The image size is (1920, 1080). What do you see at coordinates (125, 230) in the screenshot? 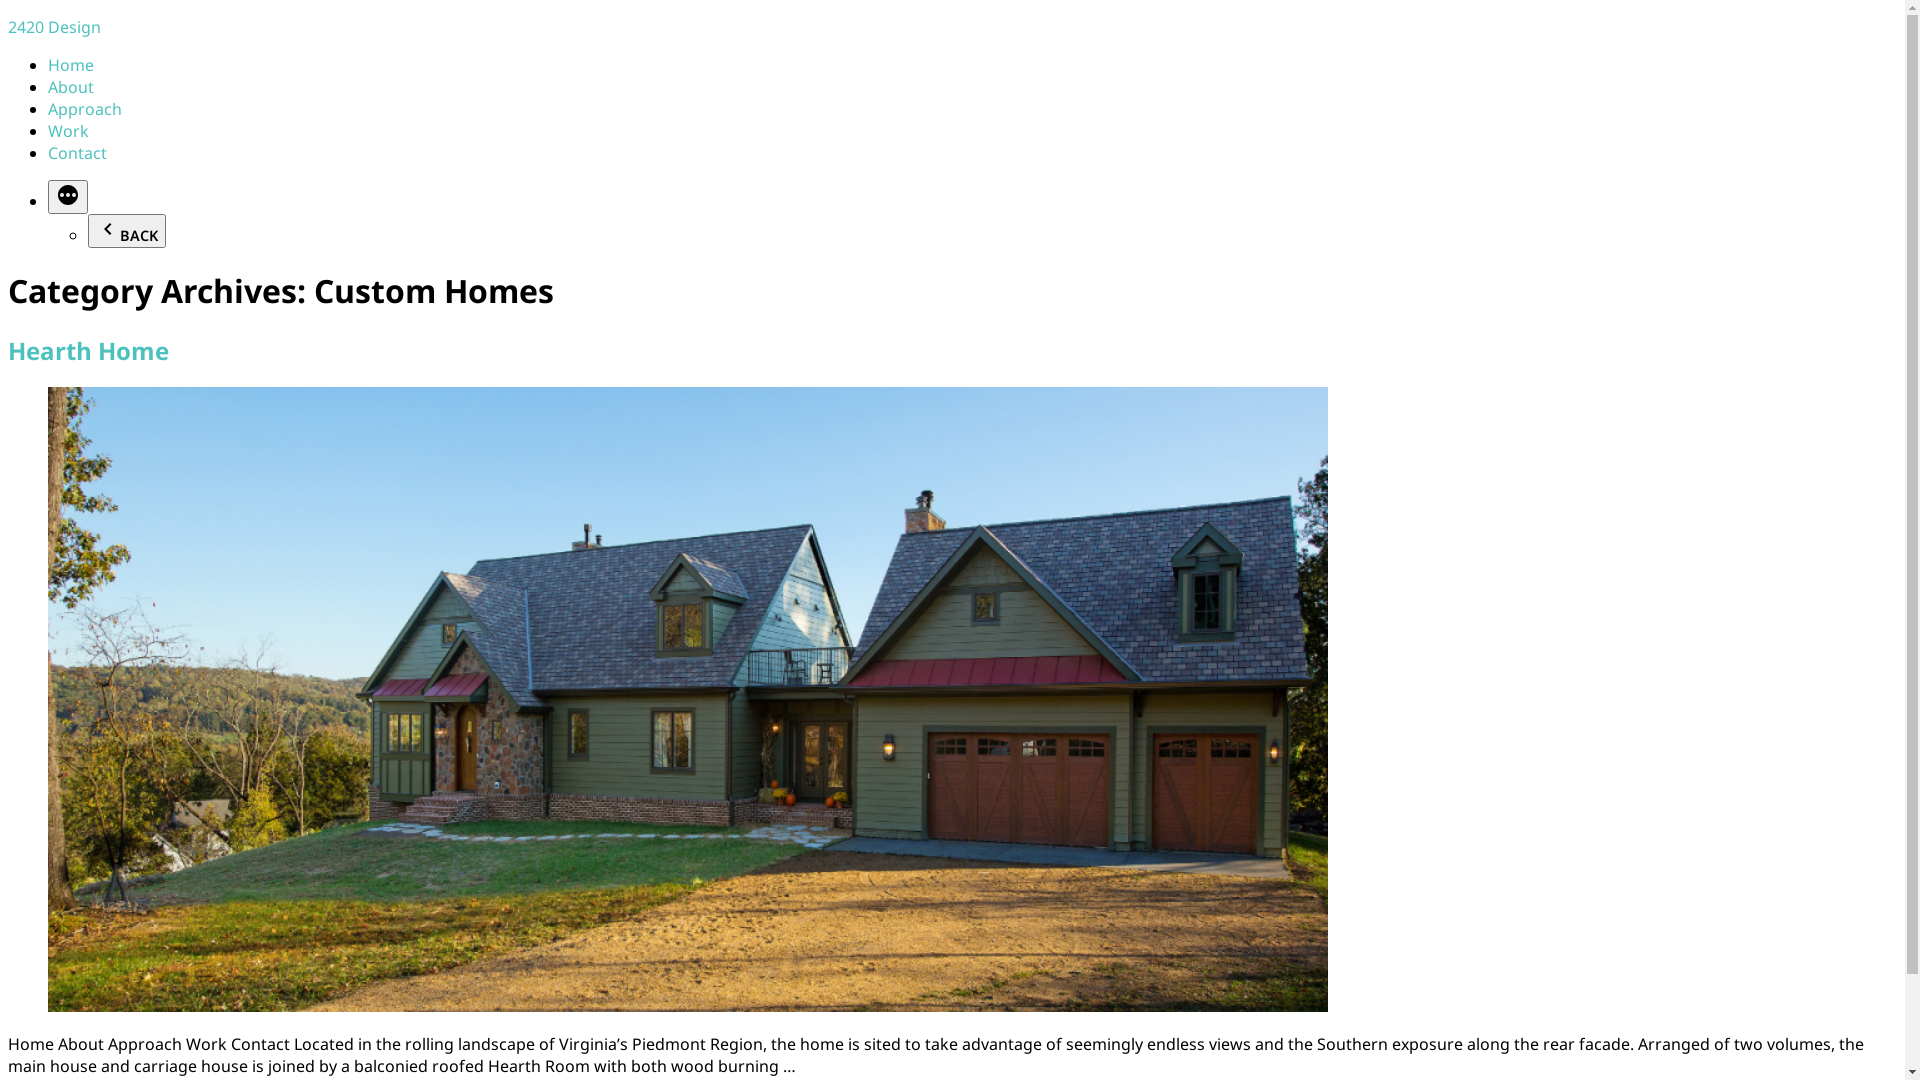
I see `'BACK'` at bounding box center [125, 230].